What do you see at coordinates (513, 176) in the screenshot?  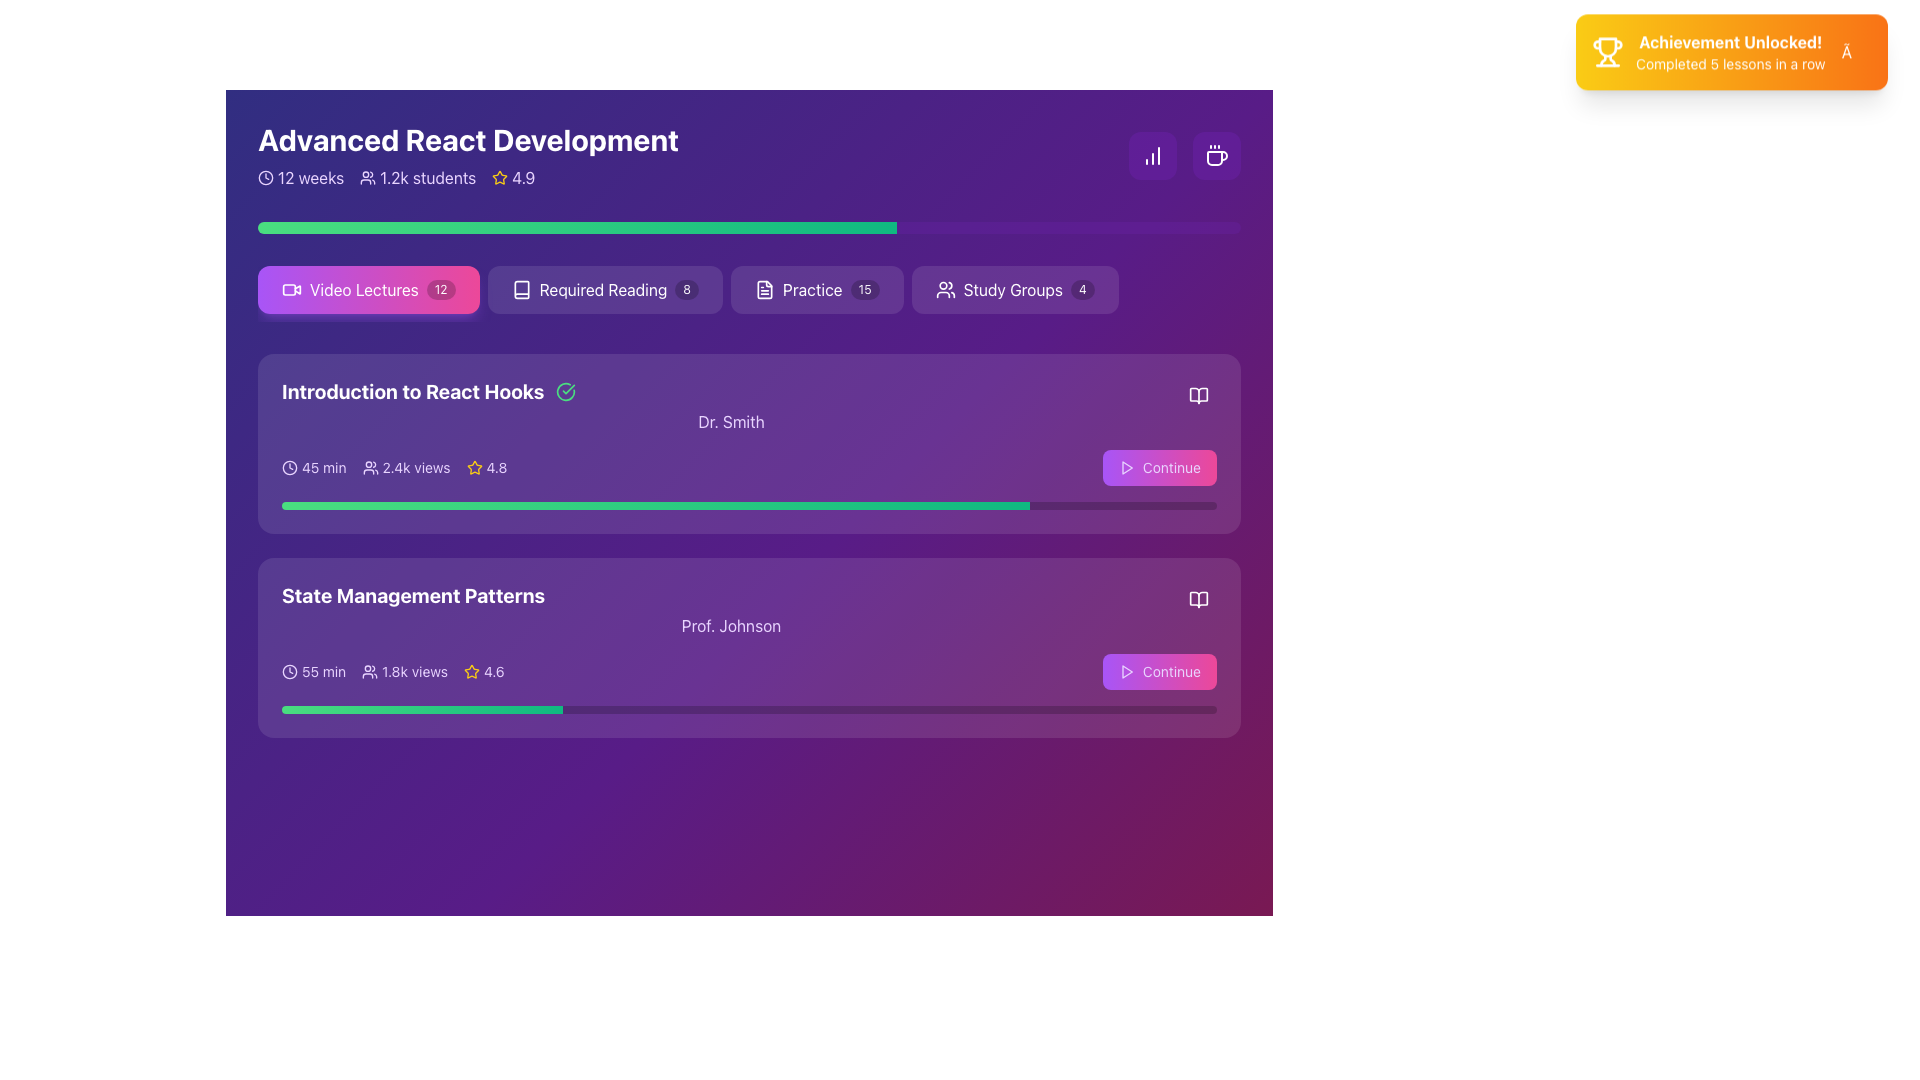 I see `the rating value displayed in the Rating Label, which shows the overall course rating of 4.9 located at the top right of the course information row` at bounding box center [513, 176].